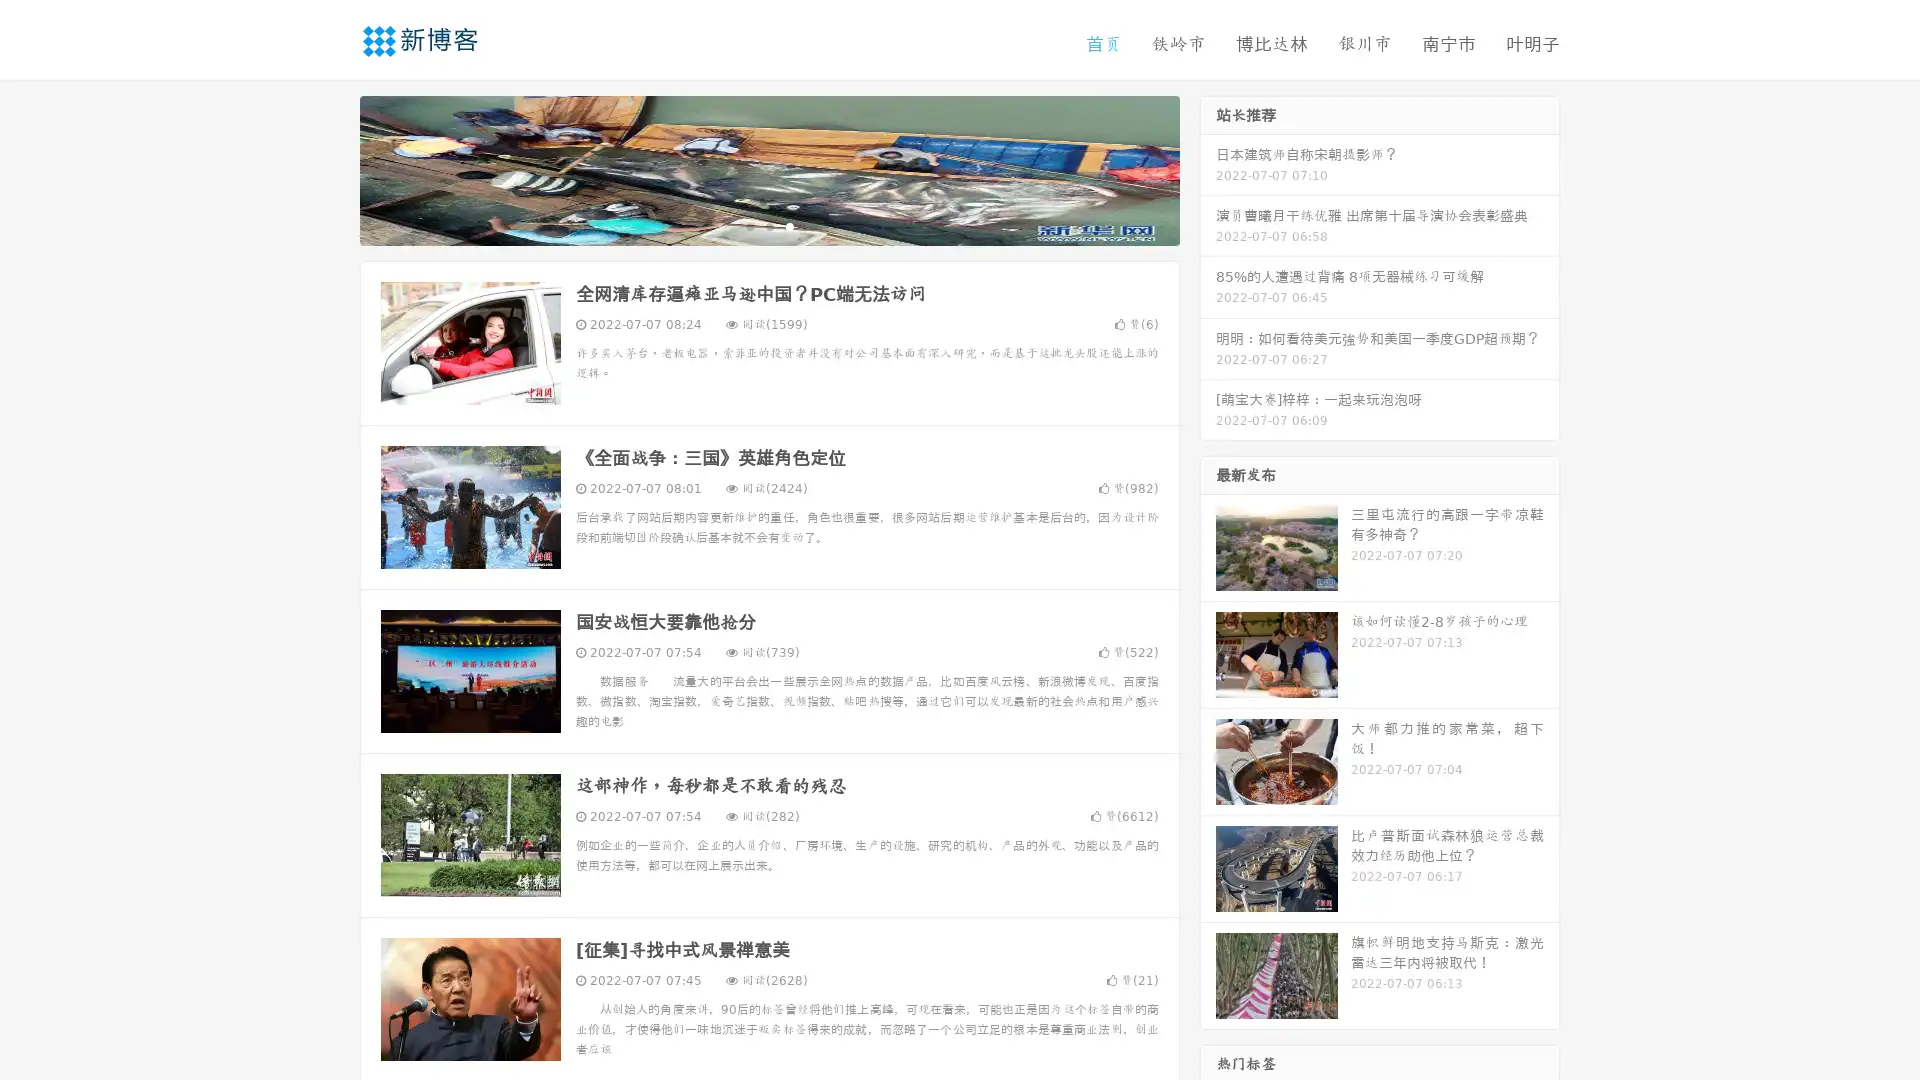 This screenshot has width=1920, height=1080. What do you see at coordinates (768, 225) in the screenshot?
I see `Go to slide 2` at bounding box center [768, 225].